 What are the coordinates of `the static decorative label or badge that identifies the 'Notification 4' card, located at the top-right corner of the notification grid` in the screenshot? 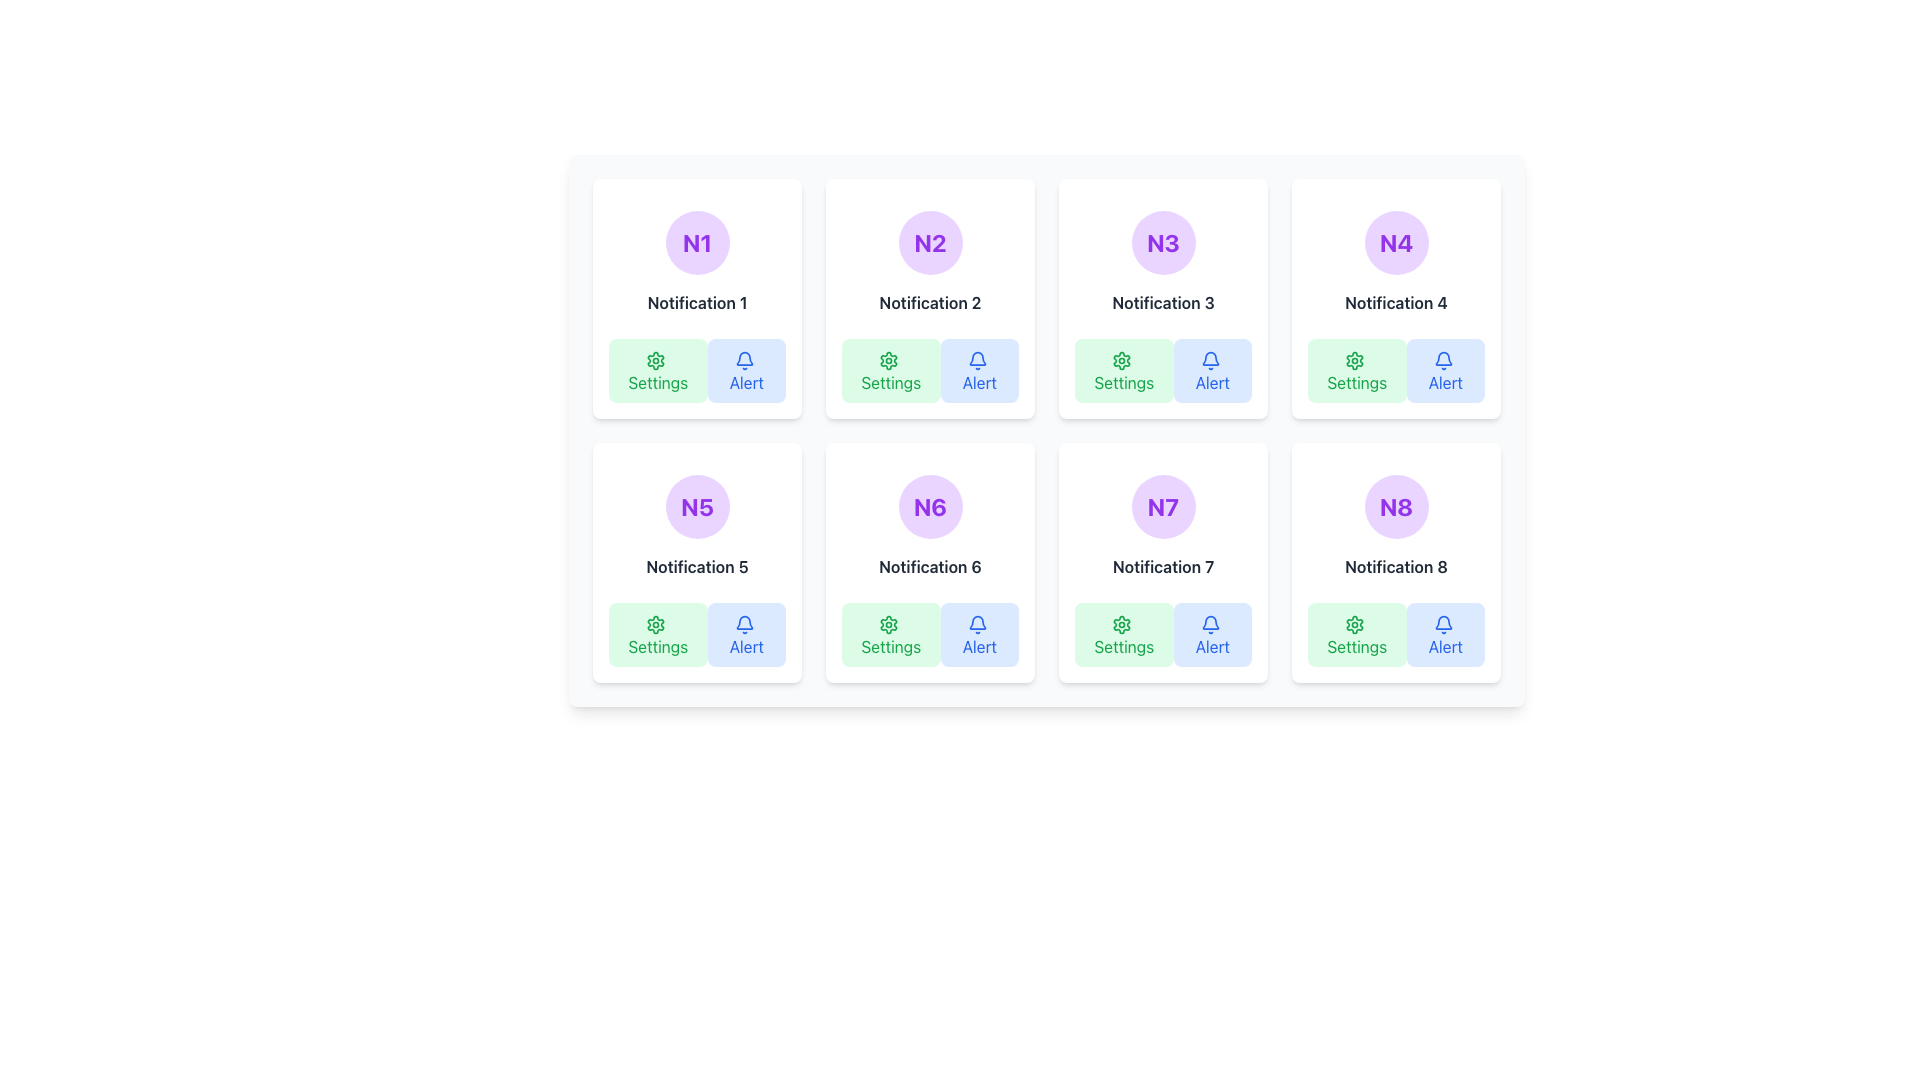 It's located at (1395, 242).